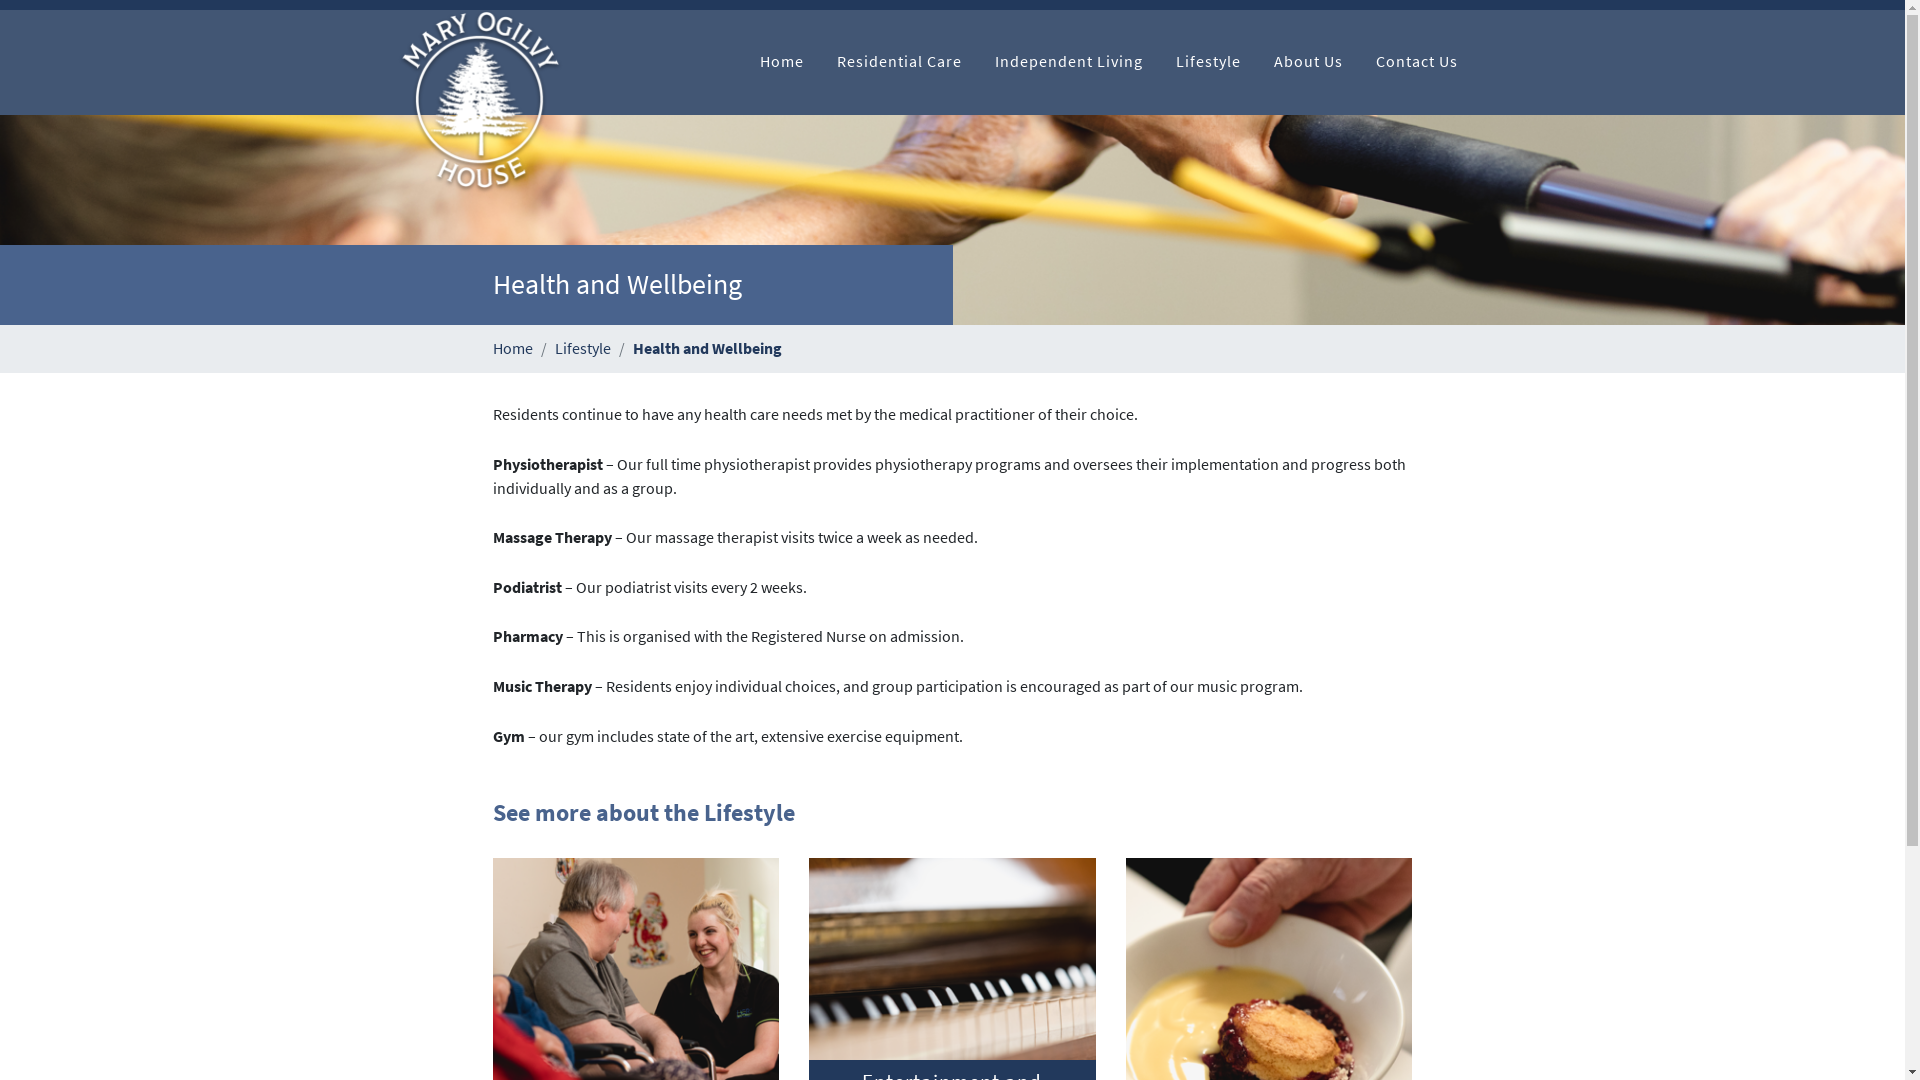 This screenshot has height=1080, width=1920. What do you see at coordinates (1206, 60) in the screenshot?
I see `'Lifestyle'` at bounding box center [1206, 60].